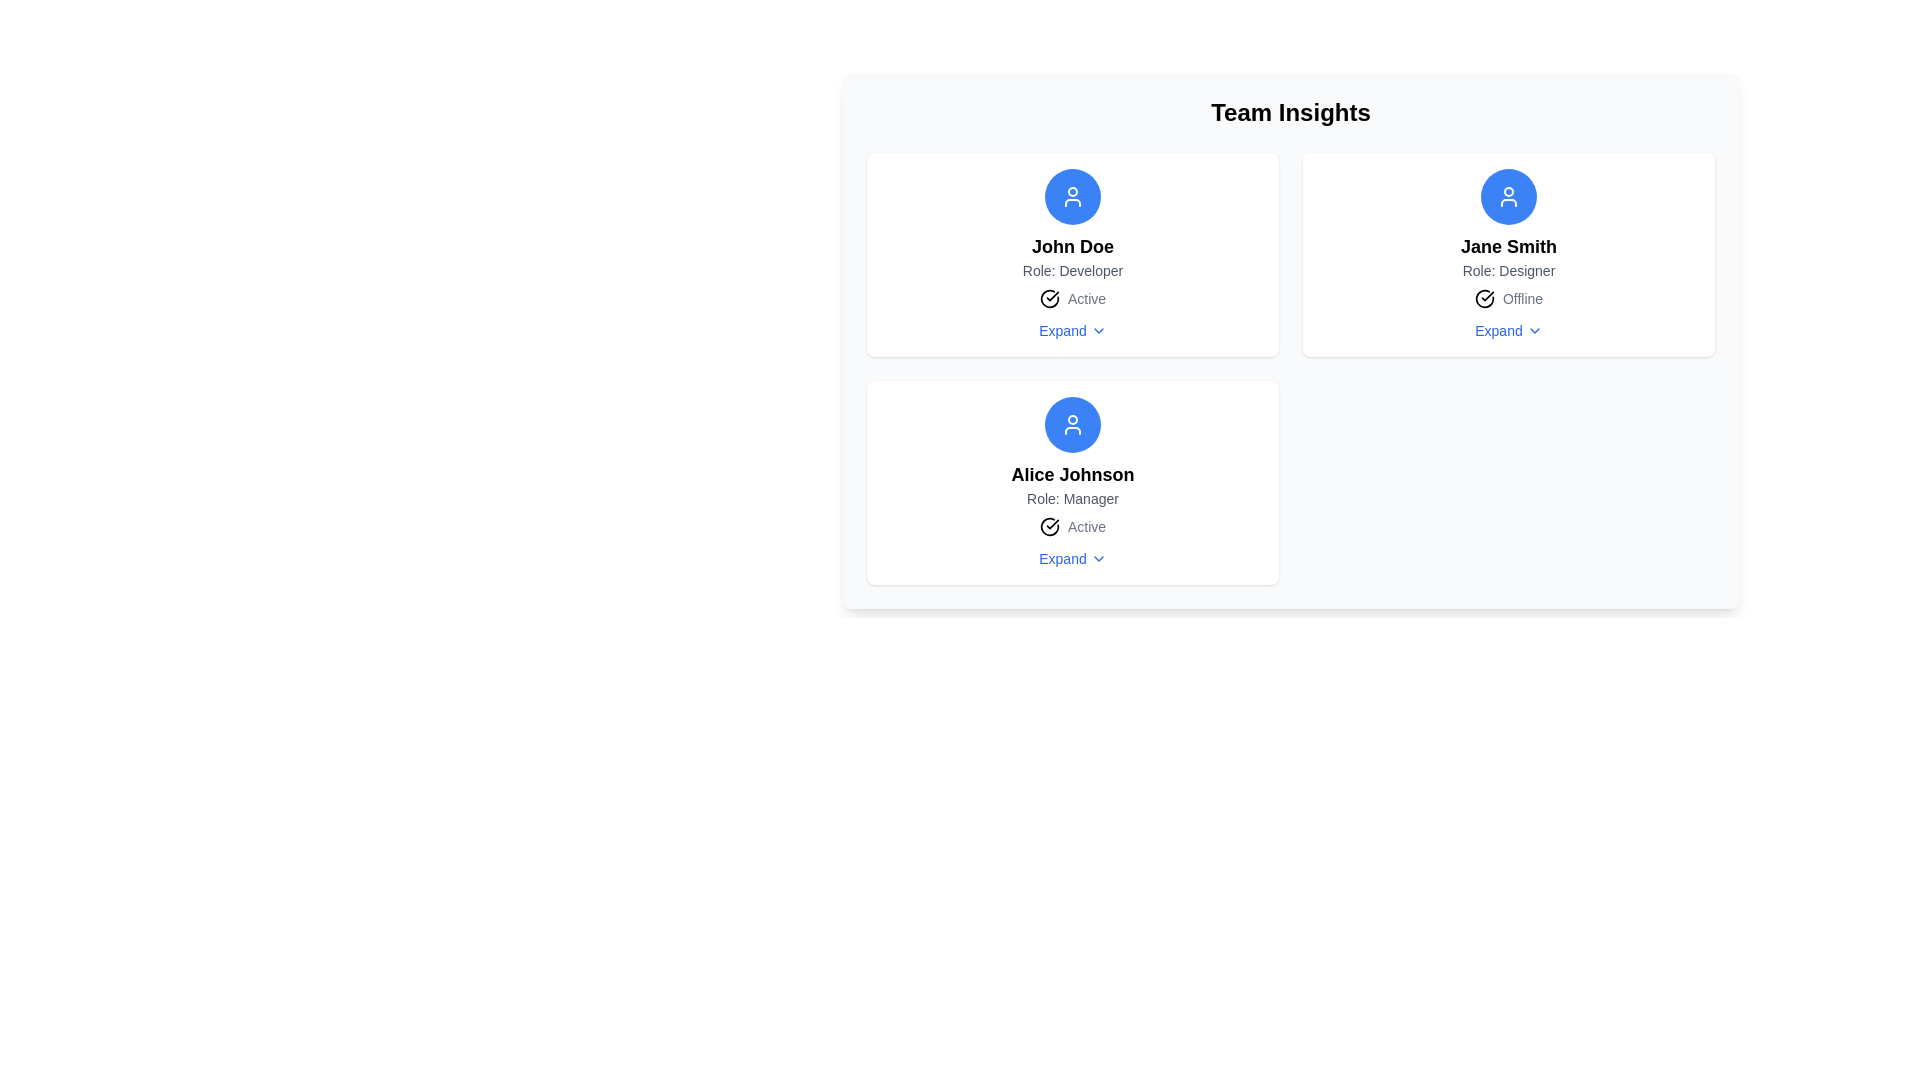 This screenshot has height=1080, width=1920. Describe the element at coordinates (1072, 196) in the screenshot. I see `the circular user icon with a blue background and white person figure located in the top-left card of the grid structure labeled 'John Doe'` at that location.